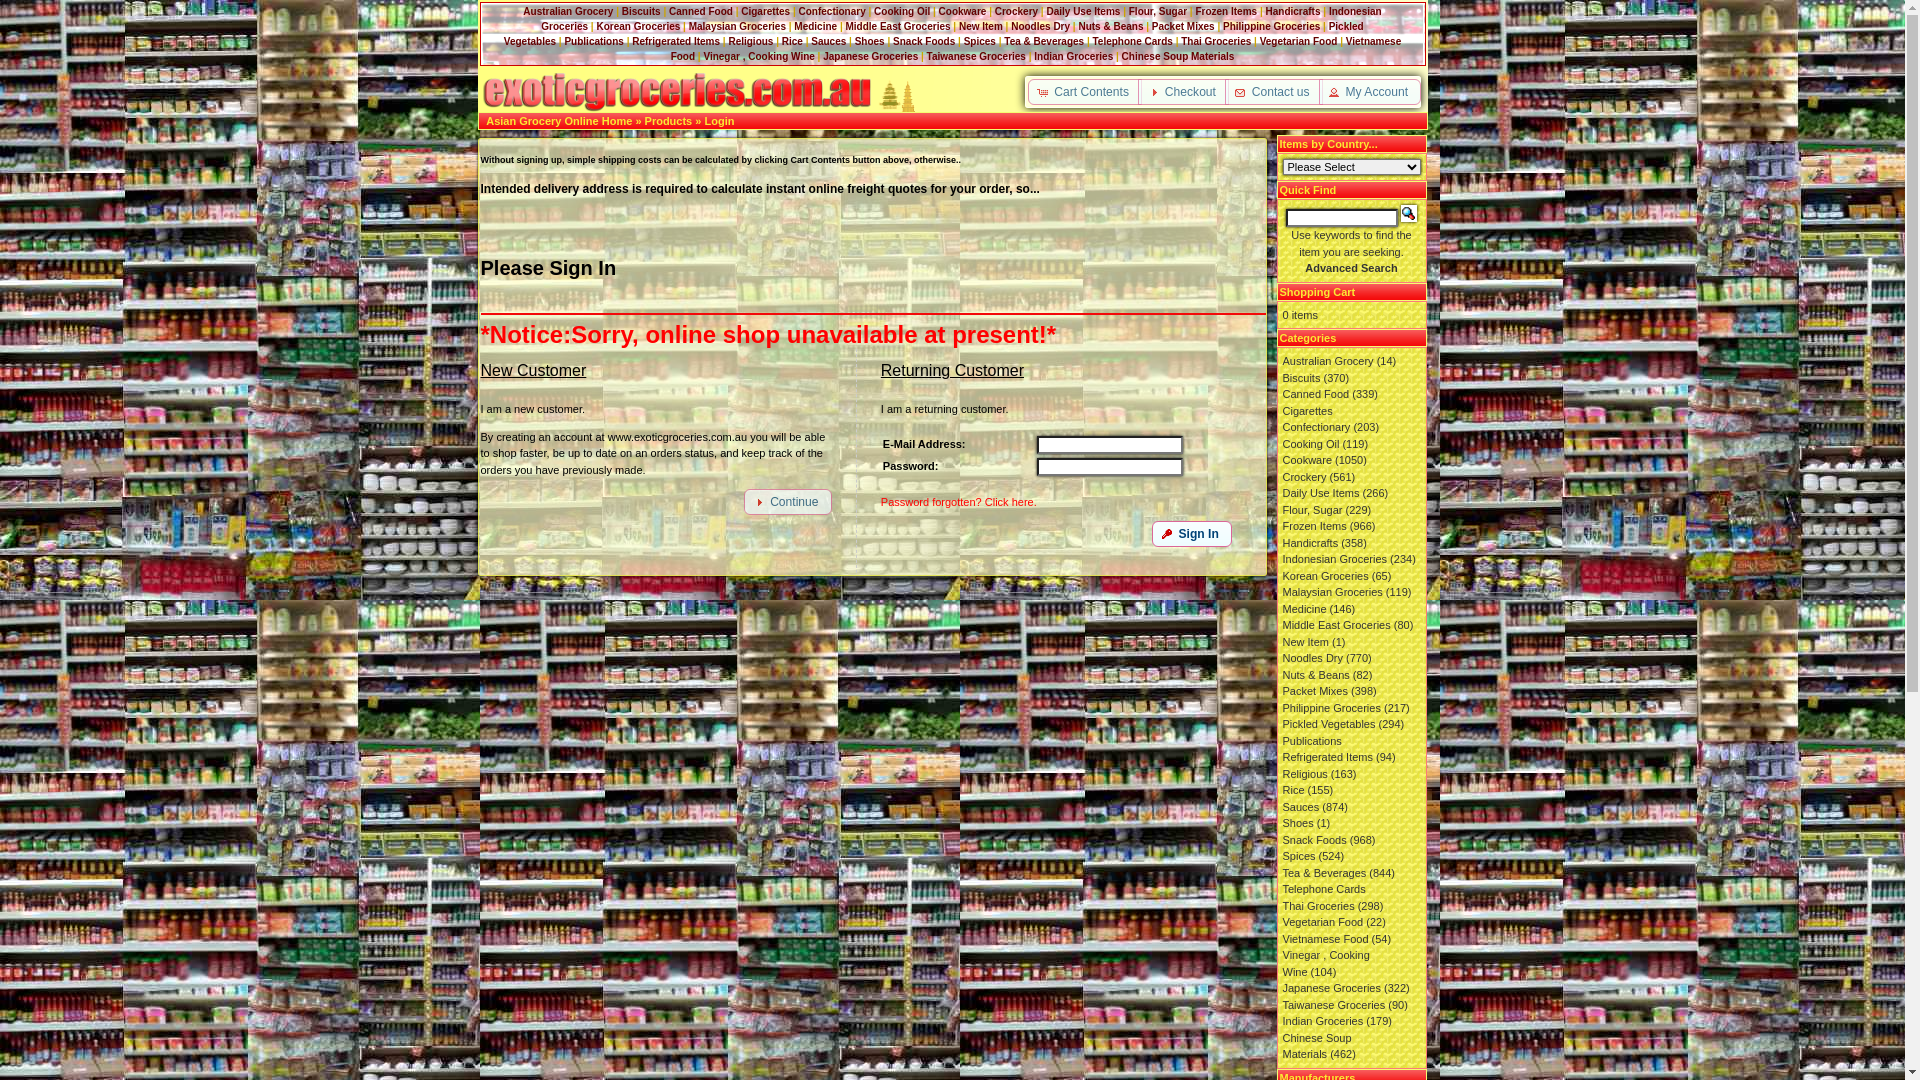  I want to click on 'Advanced Search', so click(1305, 266).